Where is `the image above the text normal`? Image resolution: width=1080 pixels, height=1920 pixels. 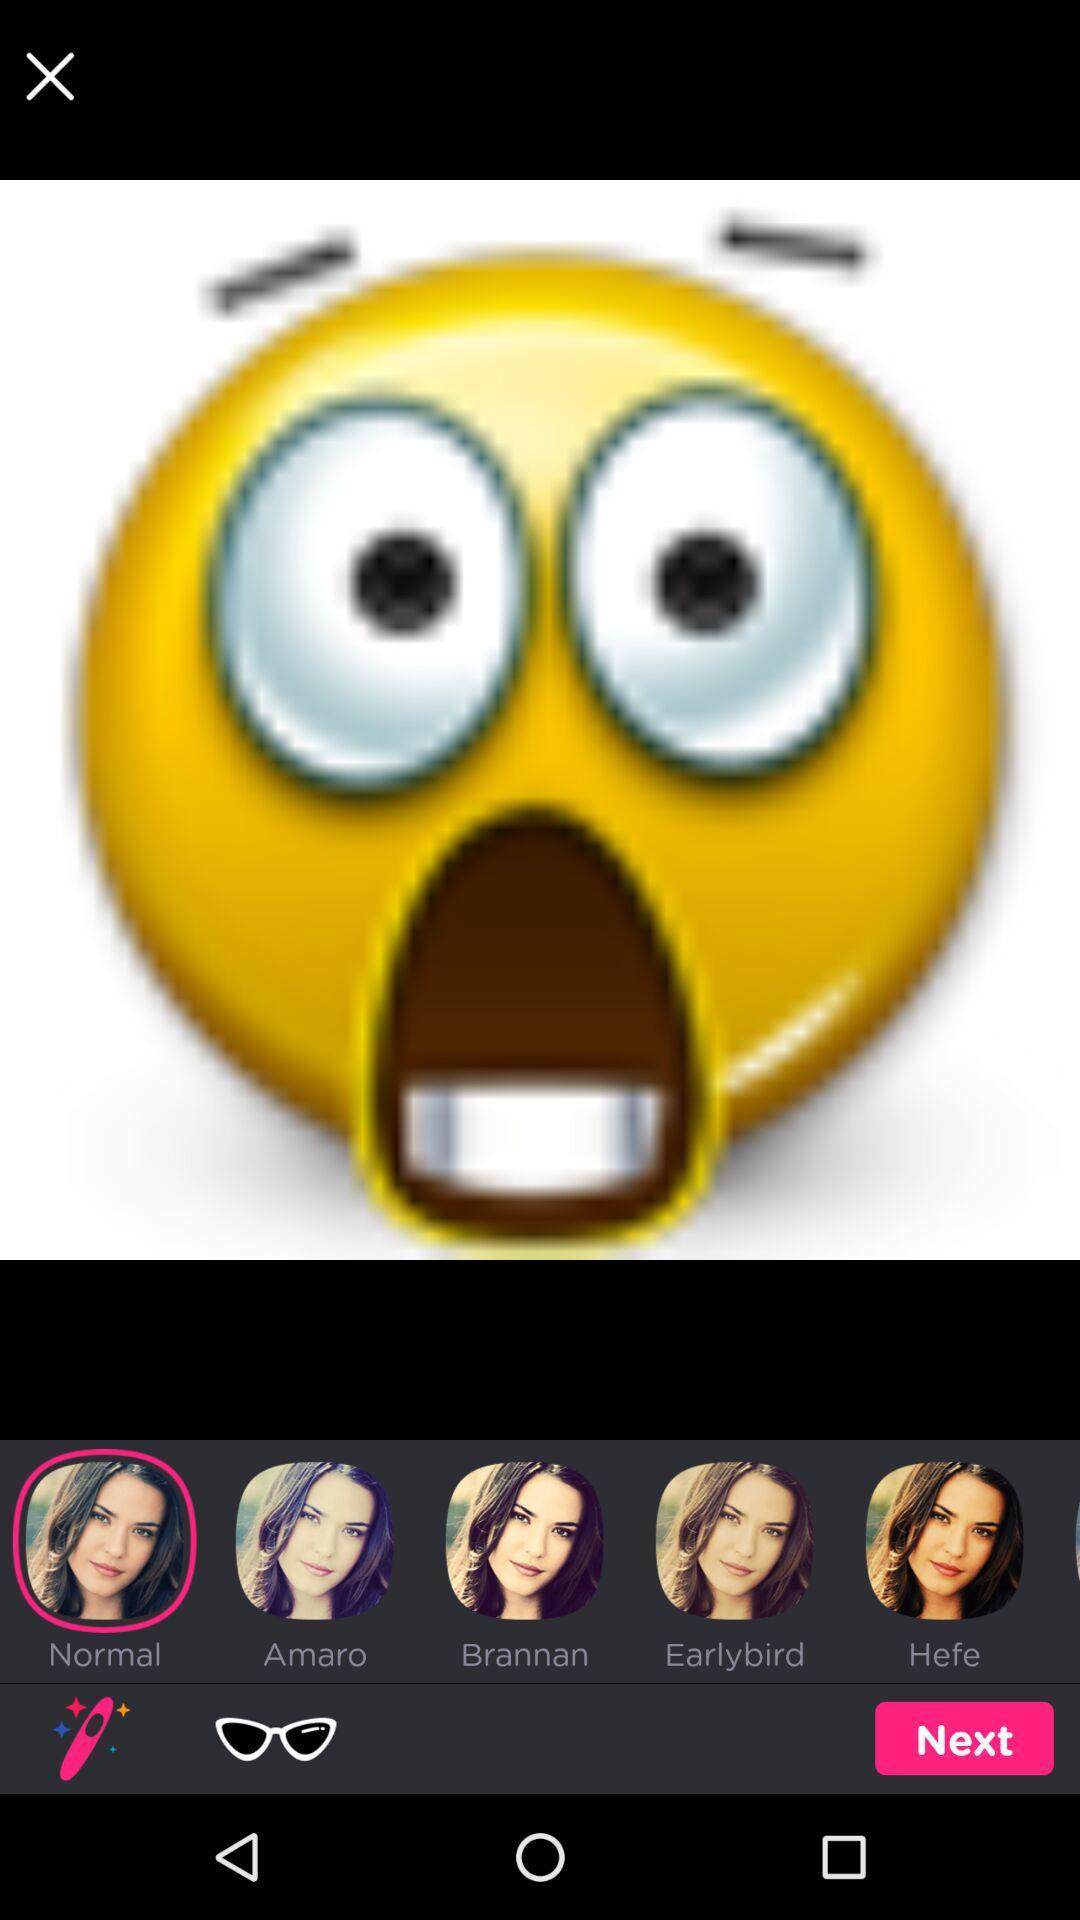
the image above the text normal is located at coordinates (92, 1737).